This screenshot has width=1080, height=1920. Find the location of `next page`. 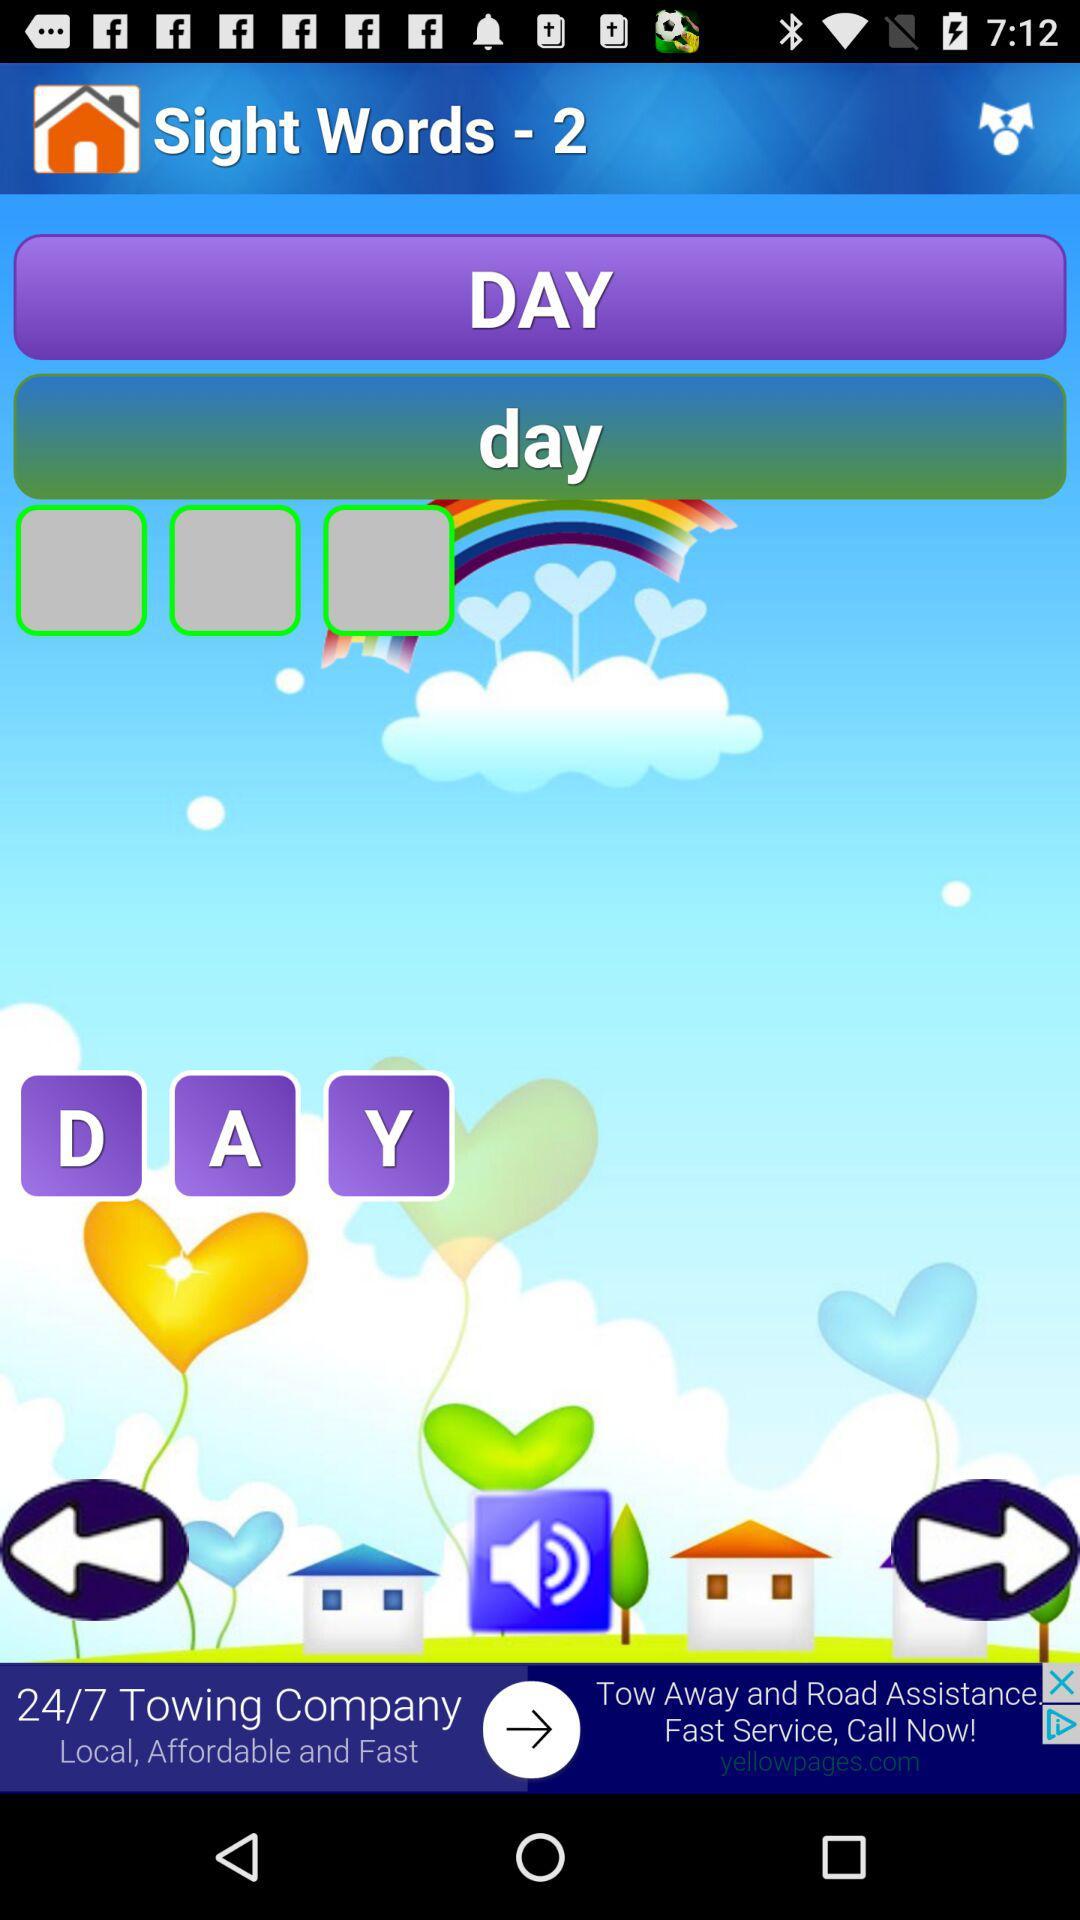

next page is located at coordinates (984, 1548).